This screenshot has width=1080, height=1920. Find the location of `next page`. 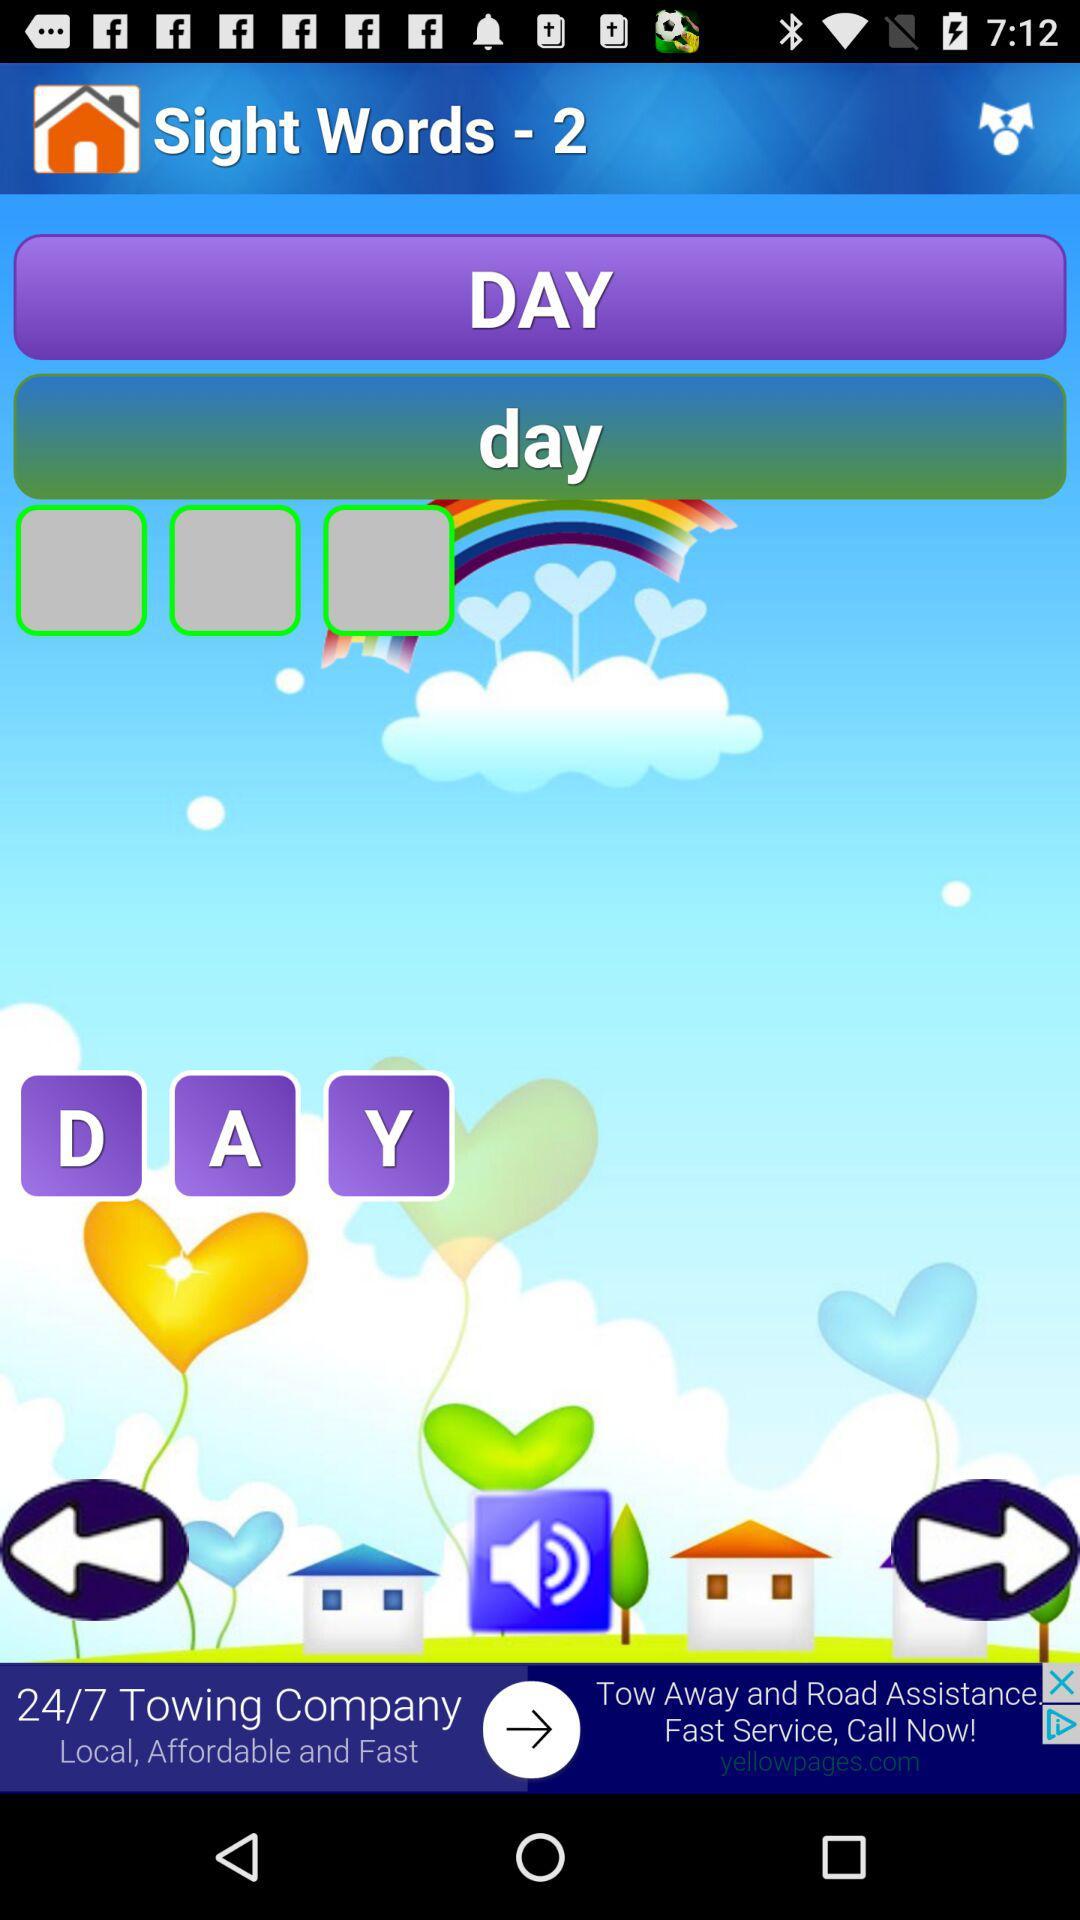

next page is located at coordinates (984, 1548).